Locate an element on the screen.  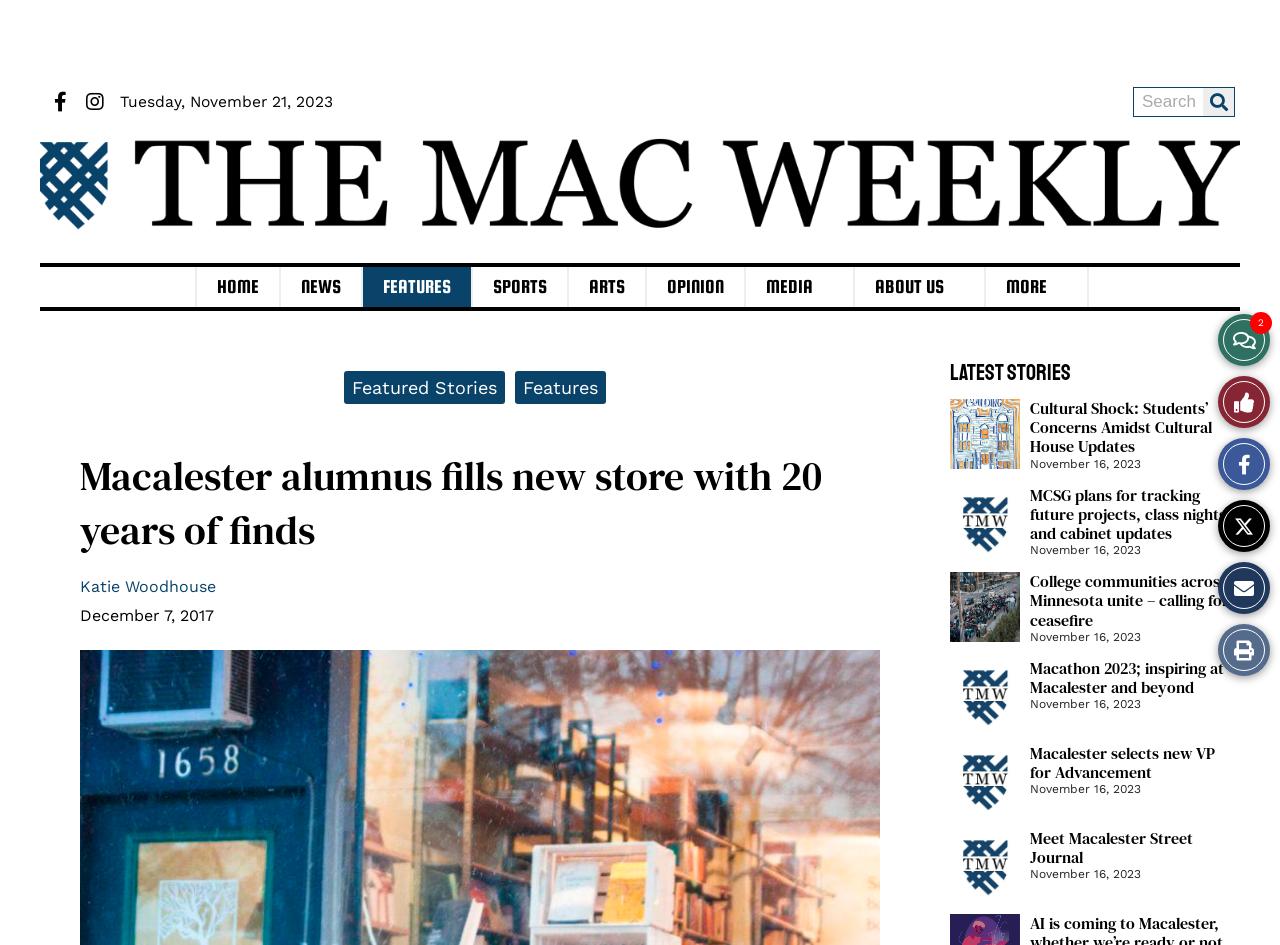
'Meet Macalester Street Journal' is located at coordinates (1110, 846).